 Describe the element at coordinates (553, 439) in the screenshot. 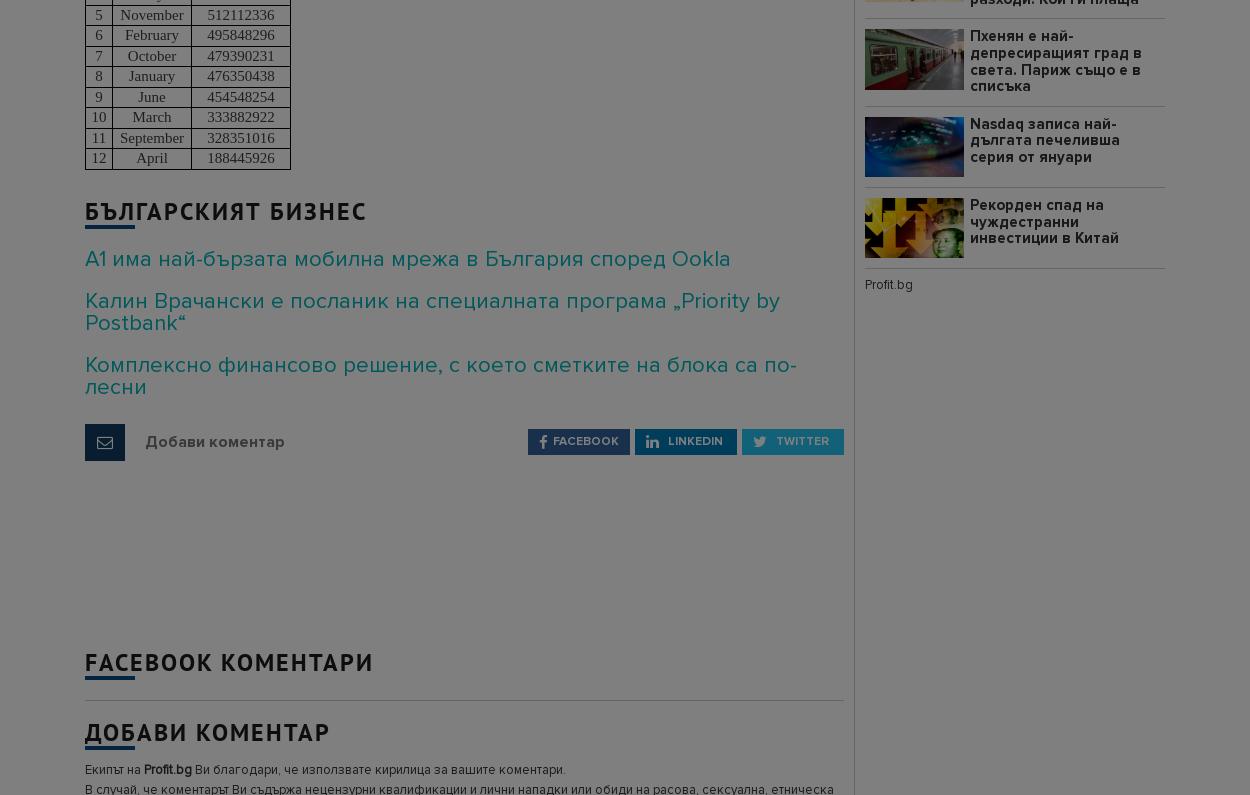

I see `'facebook'` at that location.